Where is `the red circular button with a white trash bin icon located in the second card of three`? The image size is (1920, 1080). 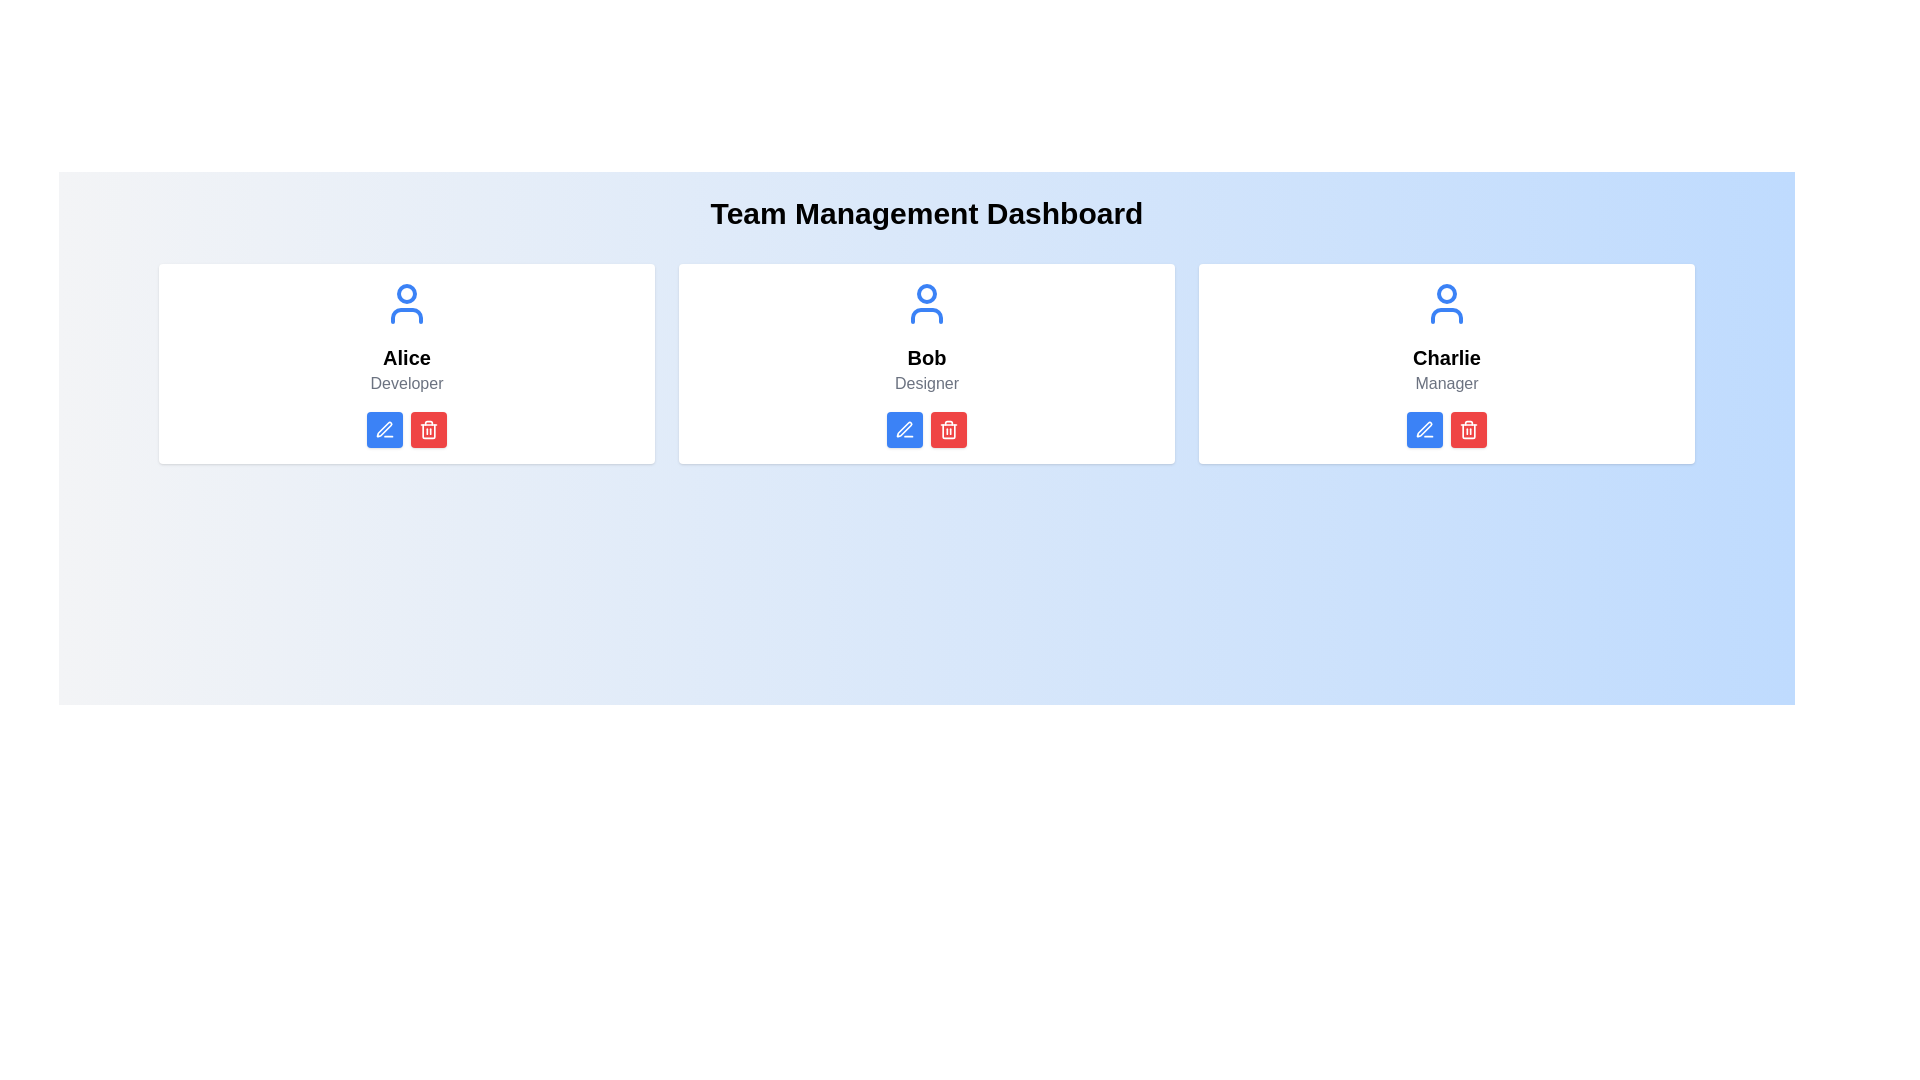
the red circular button with a white trash bin icon located in the second card of three is located at coordinates (948, 428).